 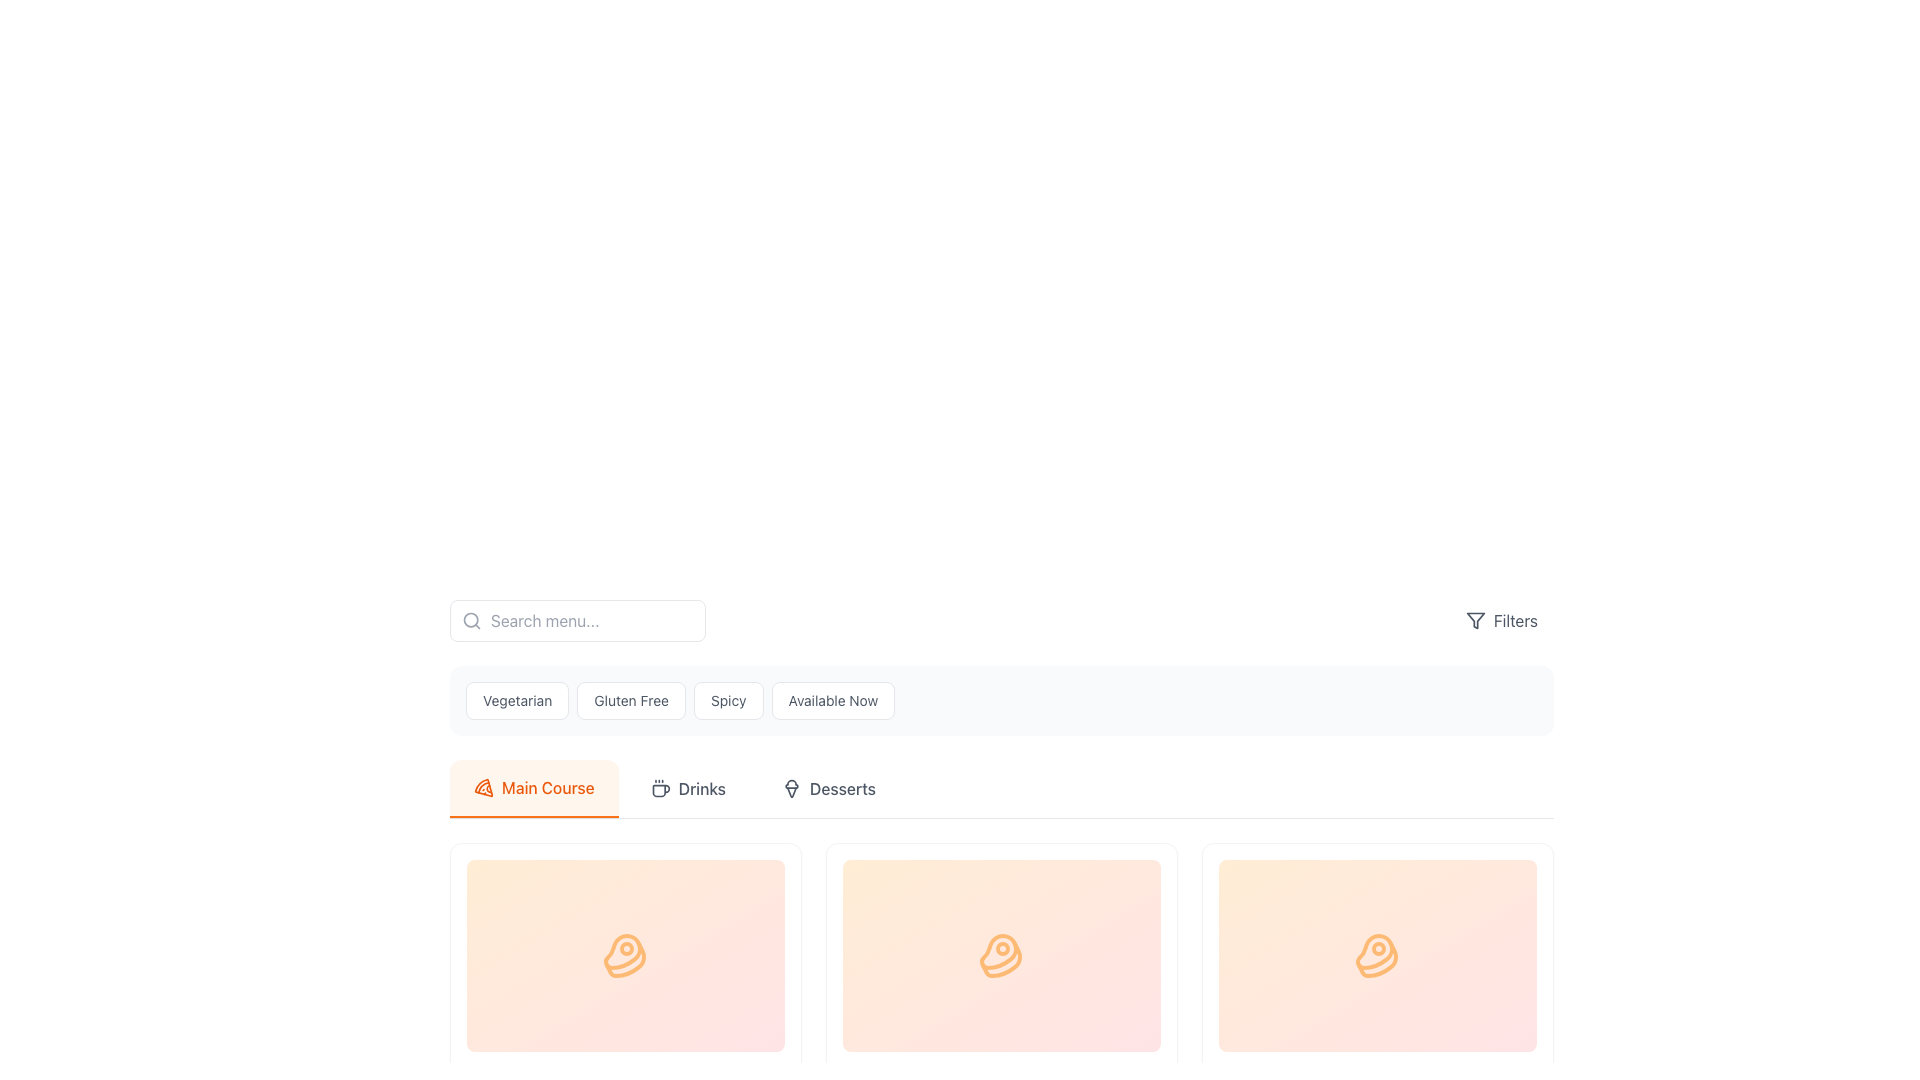 I want to click on the 'Search' icon represented by a gray magnifying glass located at the top left corner of the search input box as a visual indicator, so click(x=470, y=620).